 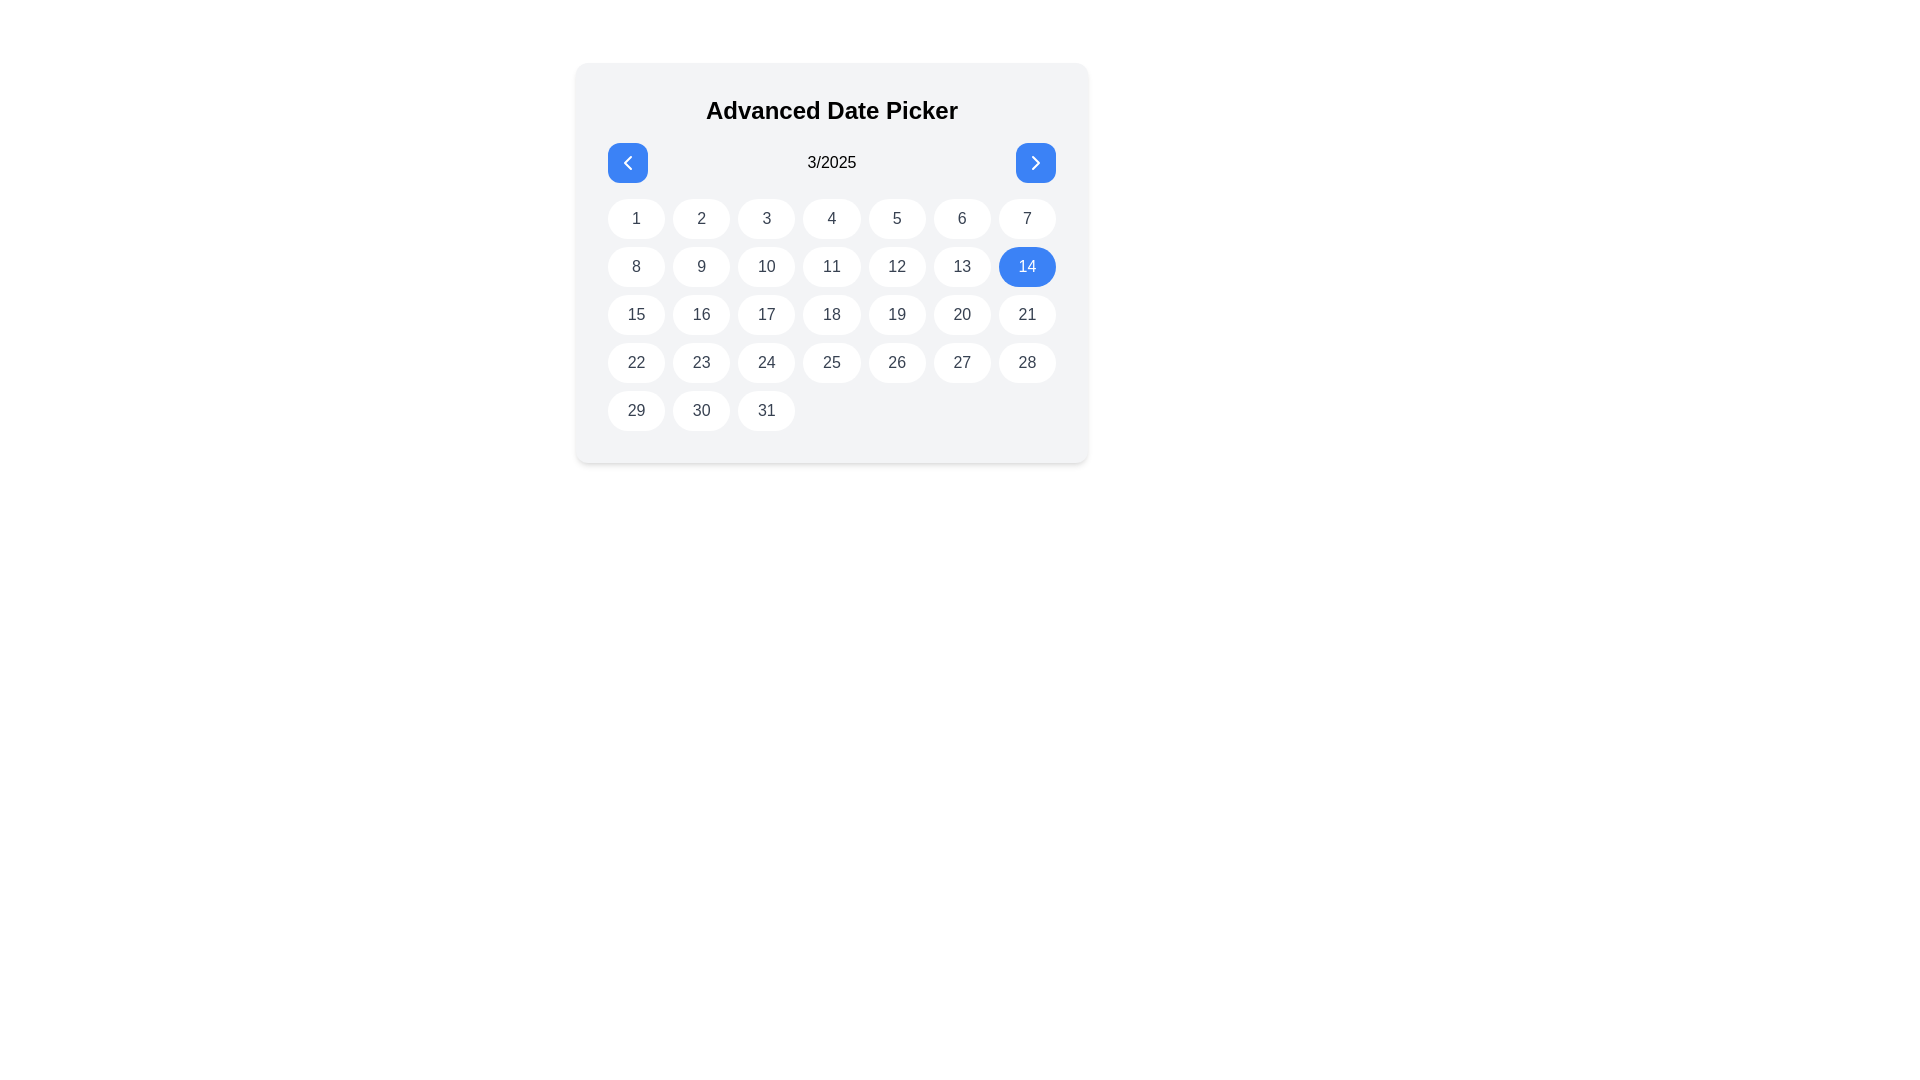 What do you see at coordinates (831, 265) in the screenshot?
I see `the interactive calendar date cell representing the 11th day of the month` at bounding box center [831, 265].